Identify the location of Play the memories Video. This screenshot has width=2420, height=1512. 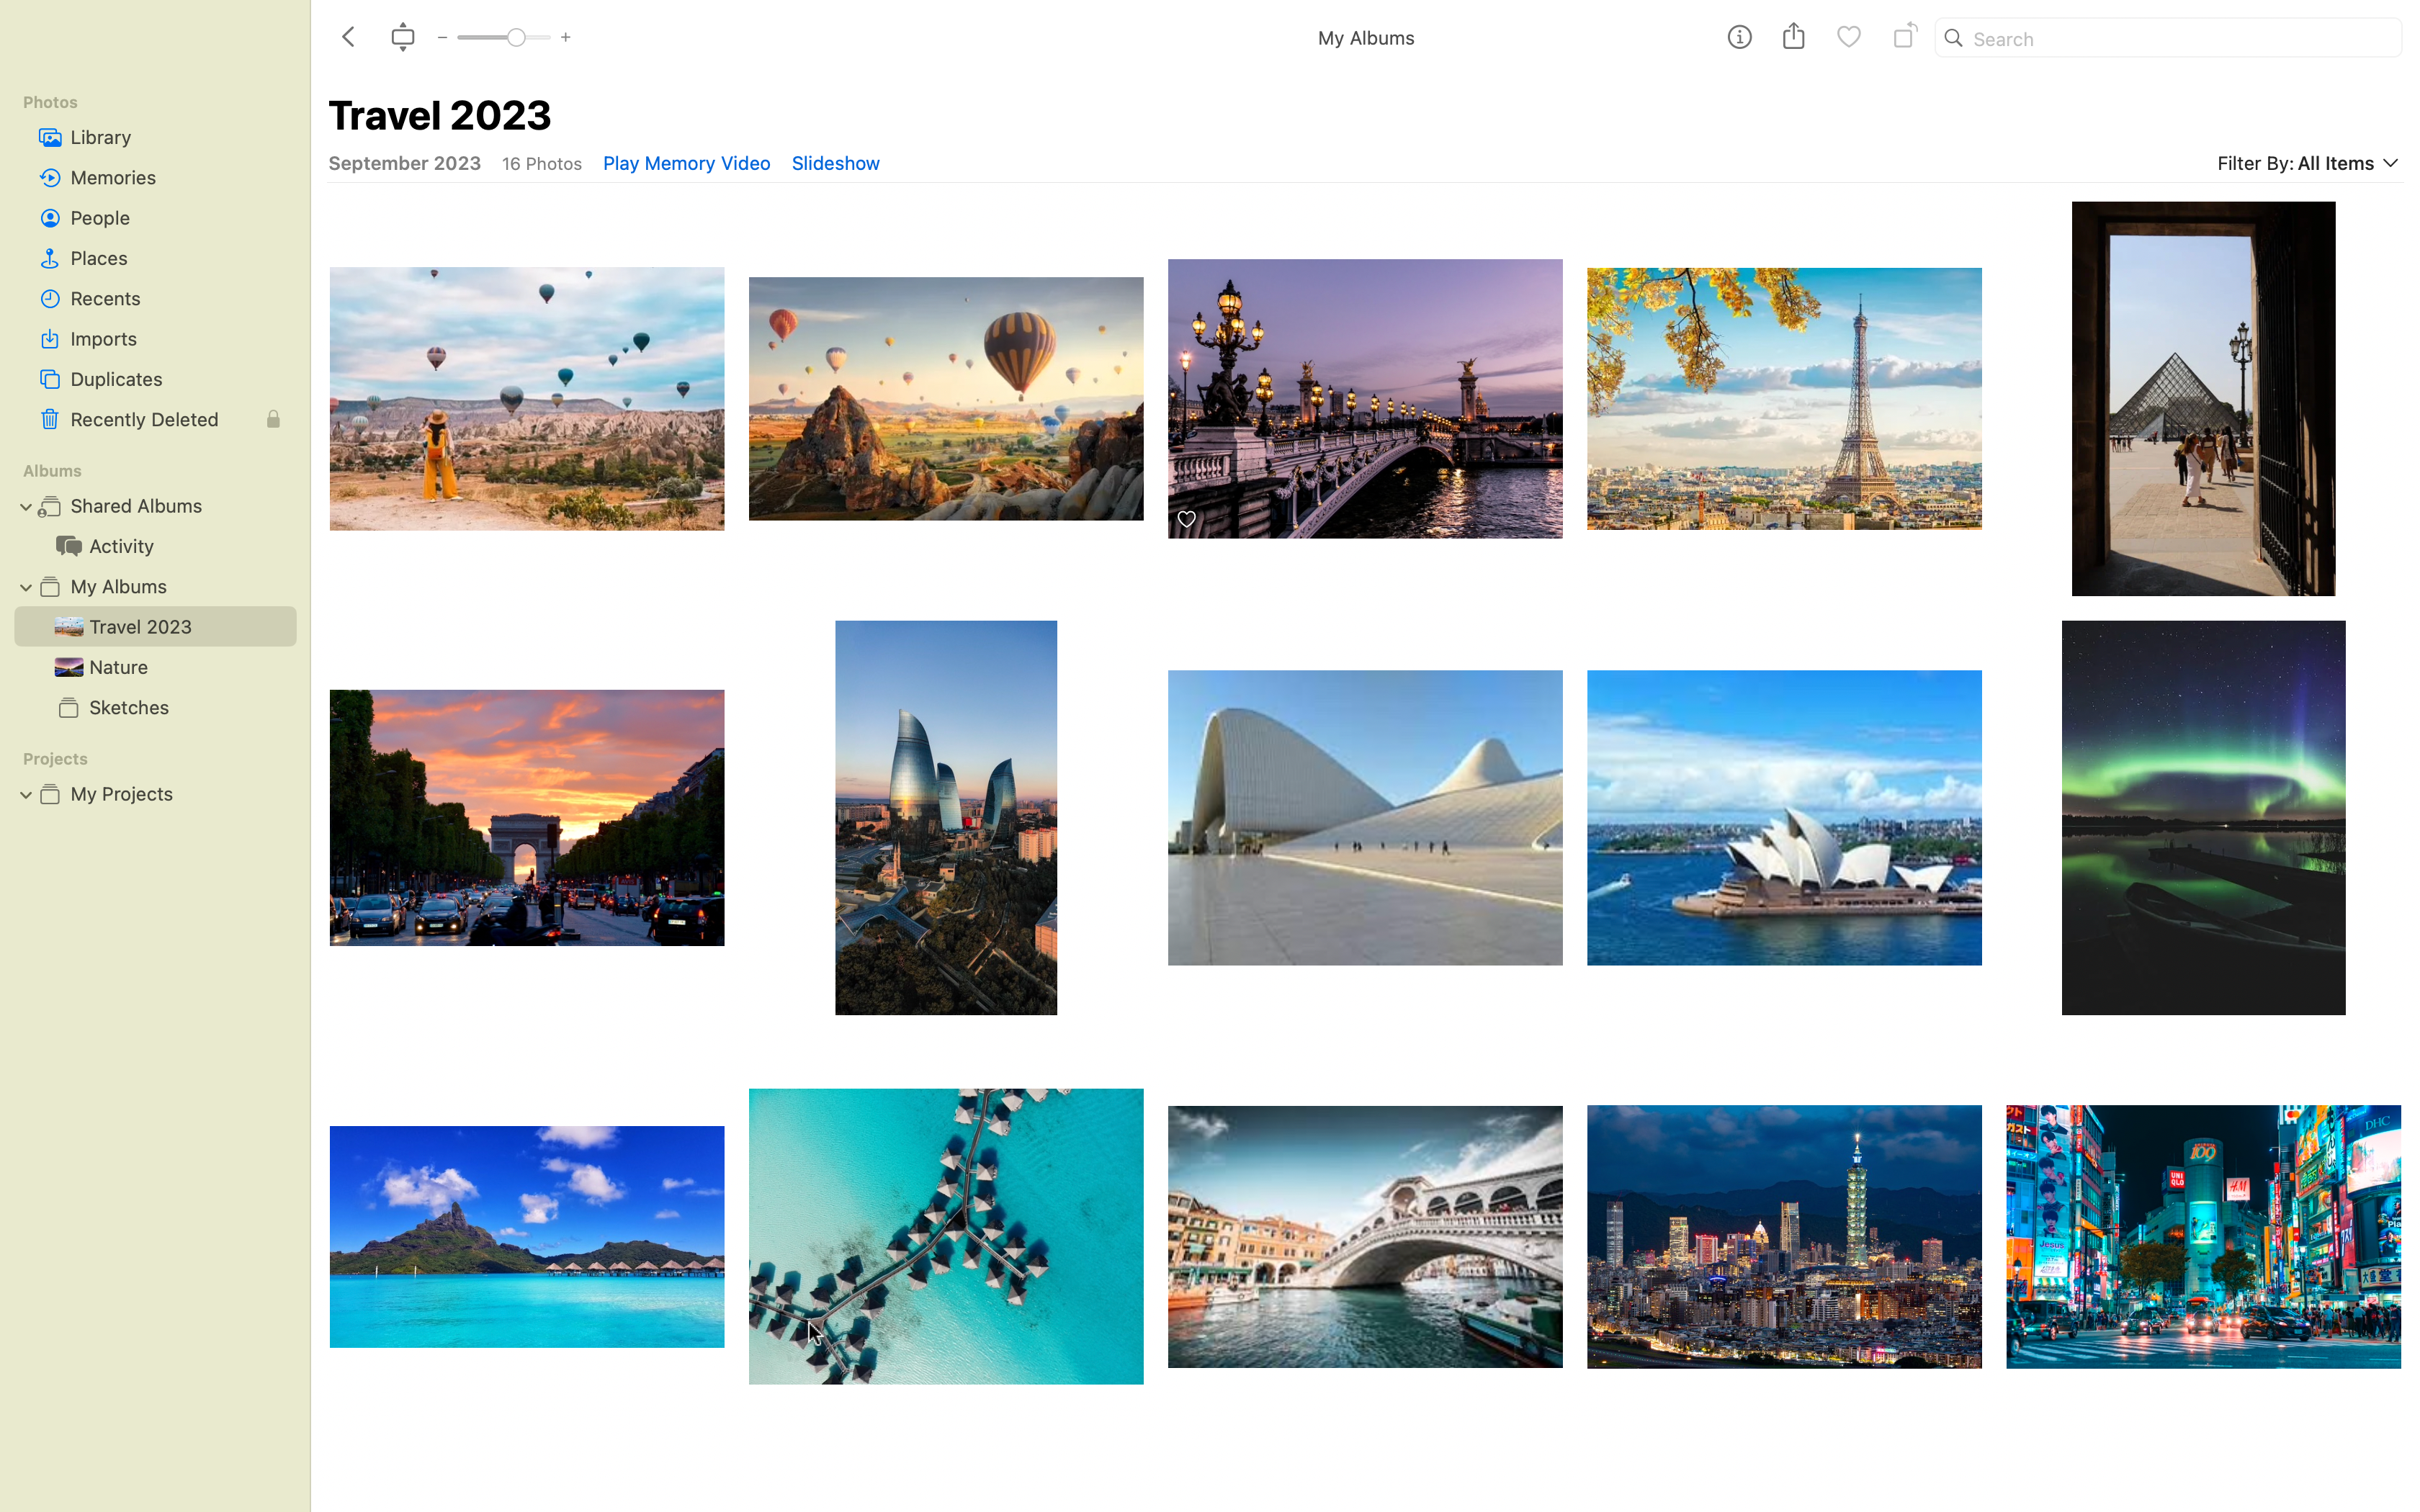
(685, 162).